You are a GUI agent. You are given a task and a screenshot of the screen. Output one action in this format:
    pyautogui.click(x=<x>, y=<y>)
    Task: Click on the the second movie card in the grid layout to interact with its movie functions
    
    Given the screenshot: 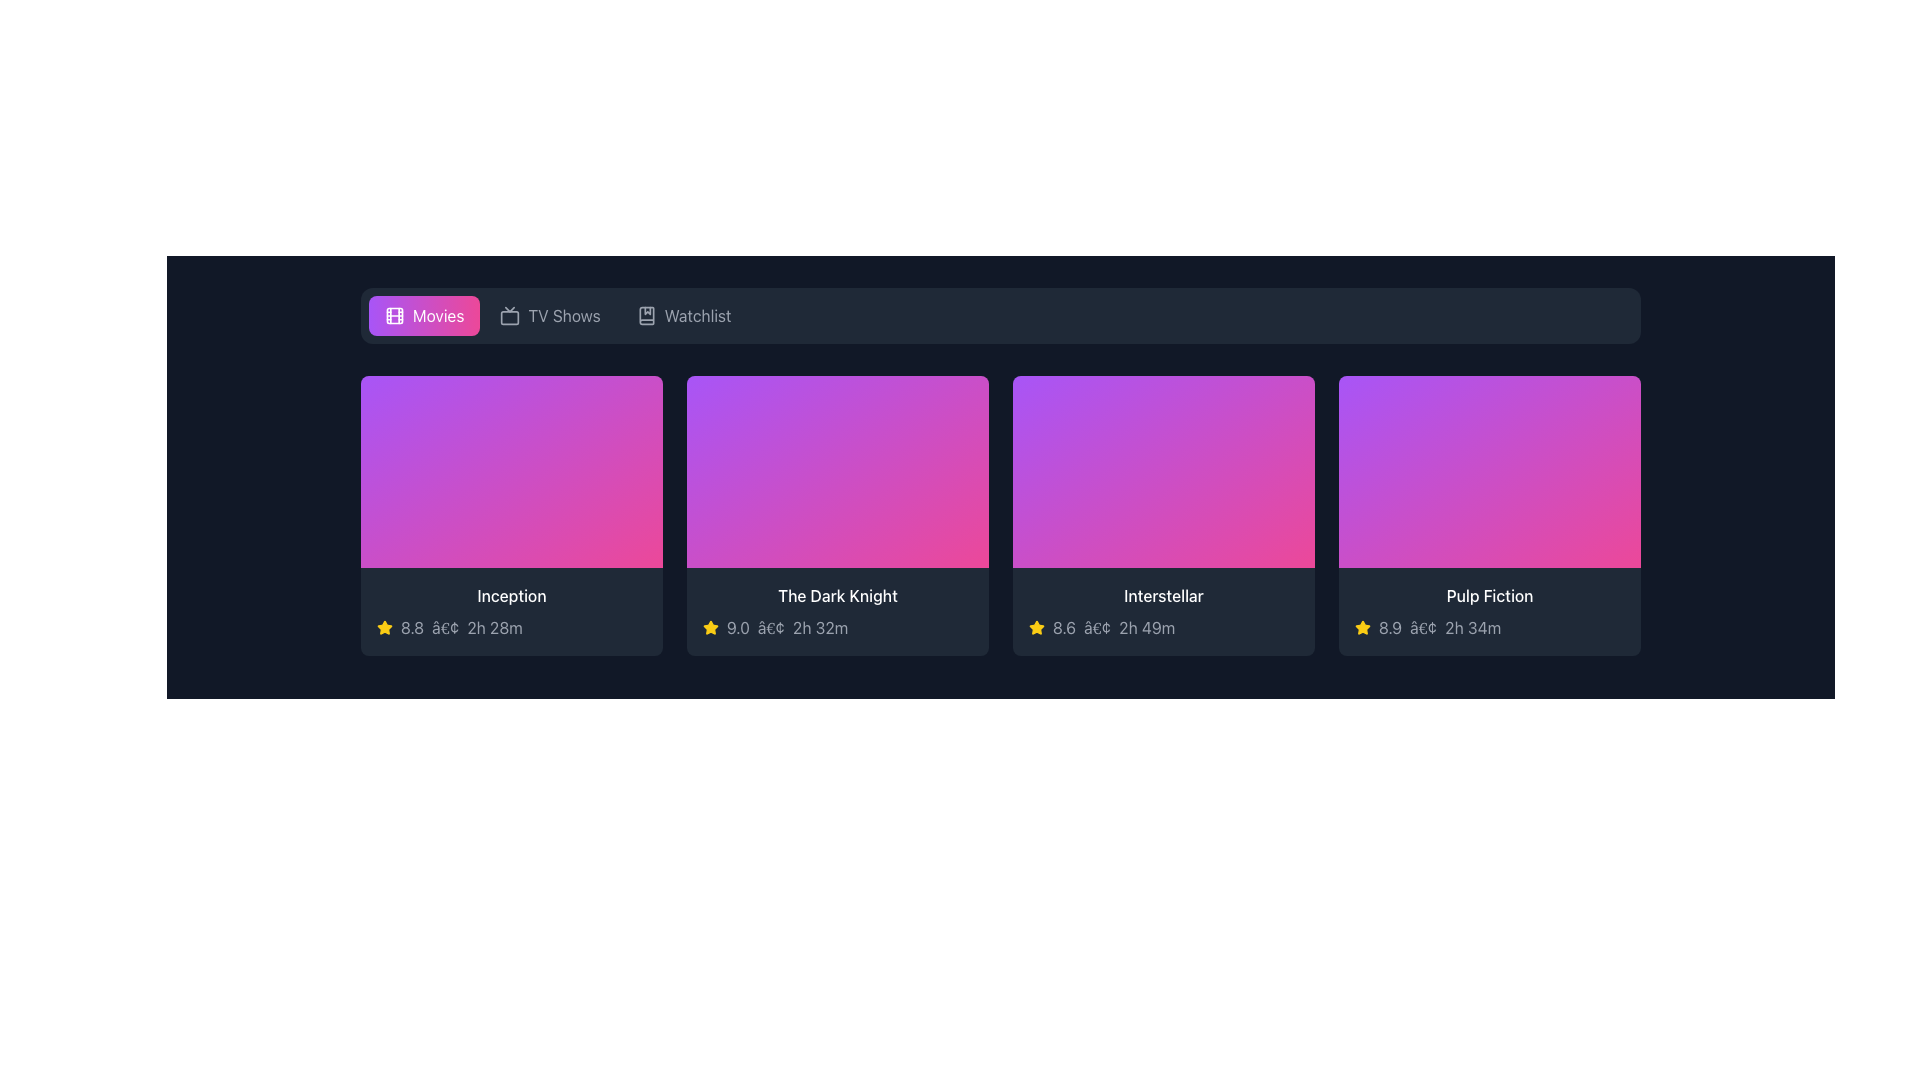 What is the action you would take?
    pyautogui.click(x=838, y=515)
    